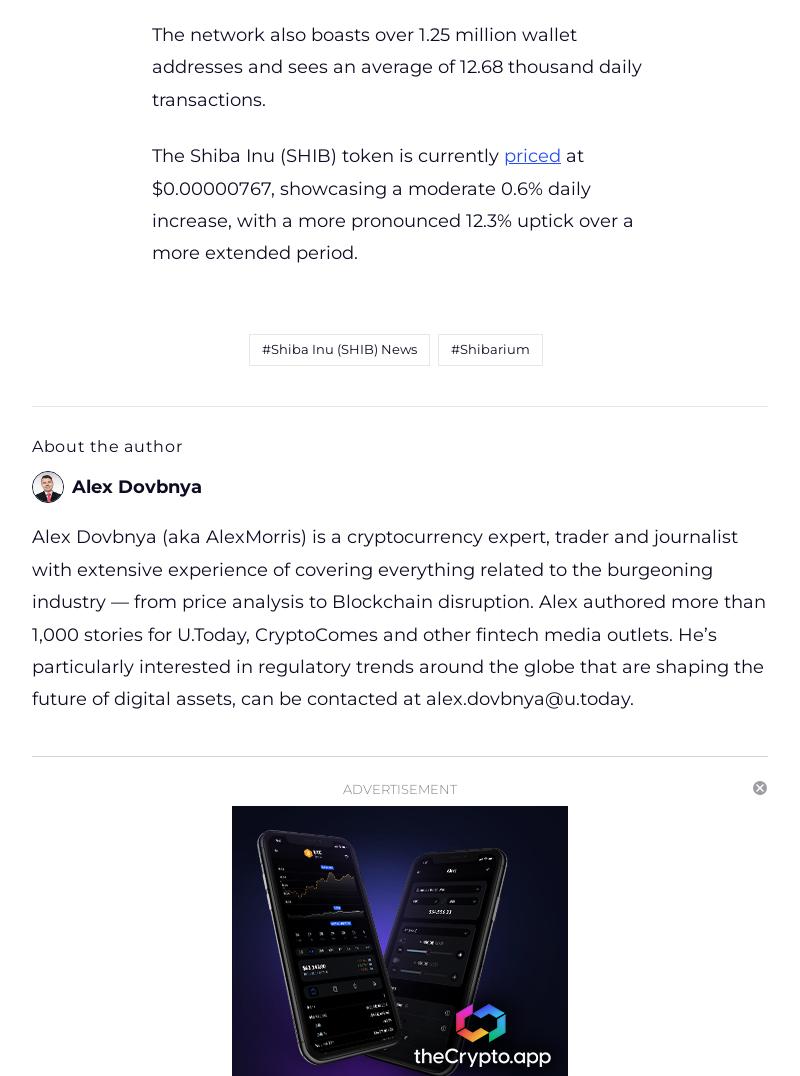  What do you see at coordinates (395, 67) in the screenshot?
I see `'The network also boasts over 1.25 million wallet addresses and sees an average of 12.68 thousand daily transactions.'` at bounding box center [395, 67].